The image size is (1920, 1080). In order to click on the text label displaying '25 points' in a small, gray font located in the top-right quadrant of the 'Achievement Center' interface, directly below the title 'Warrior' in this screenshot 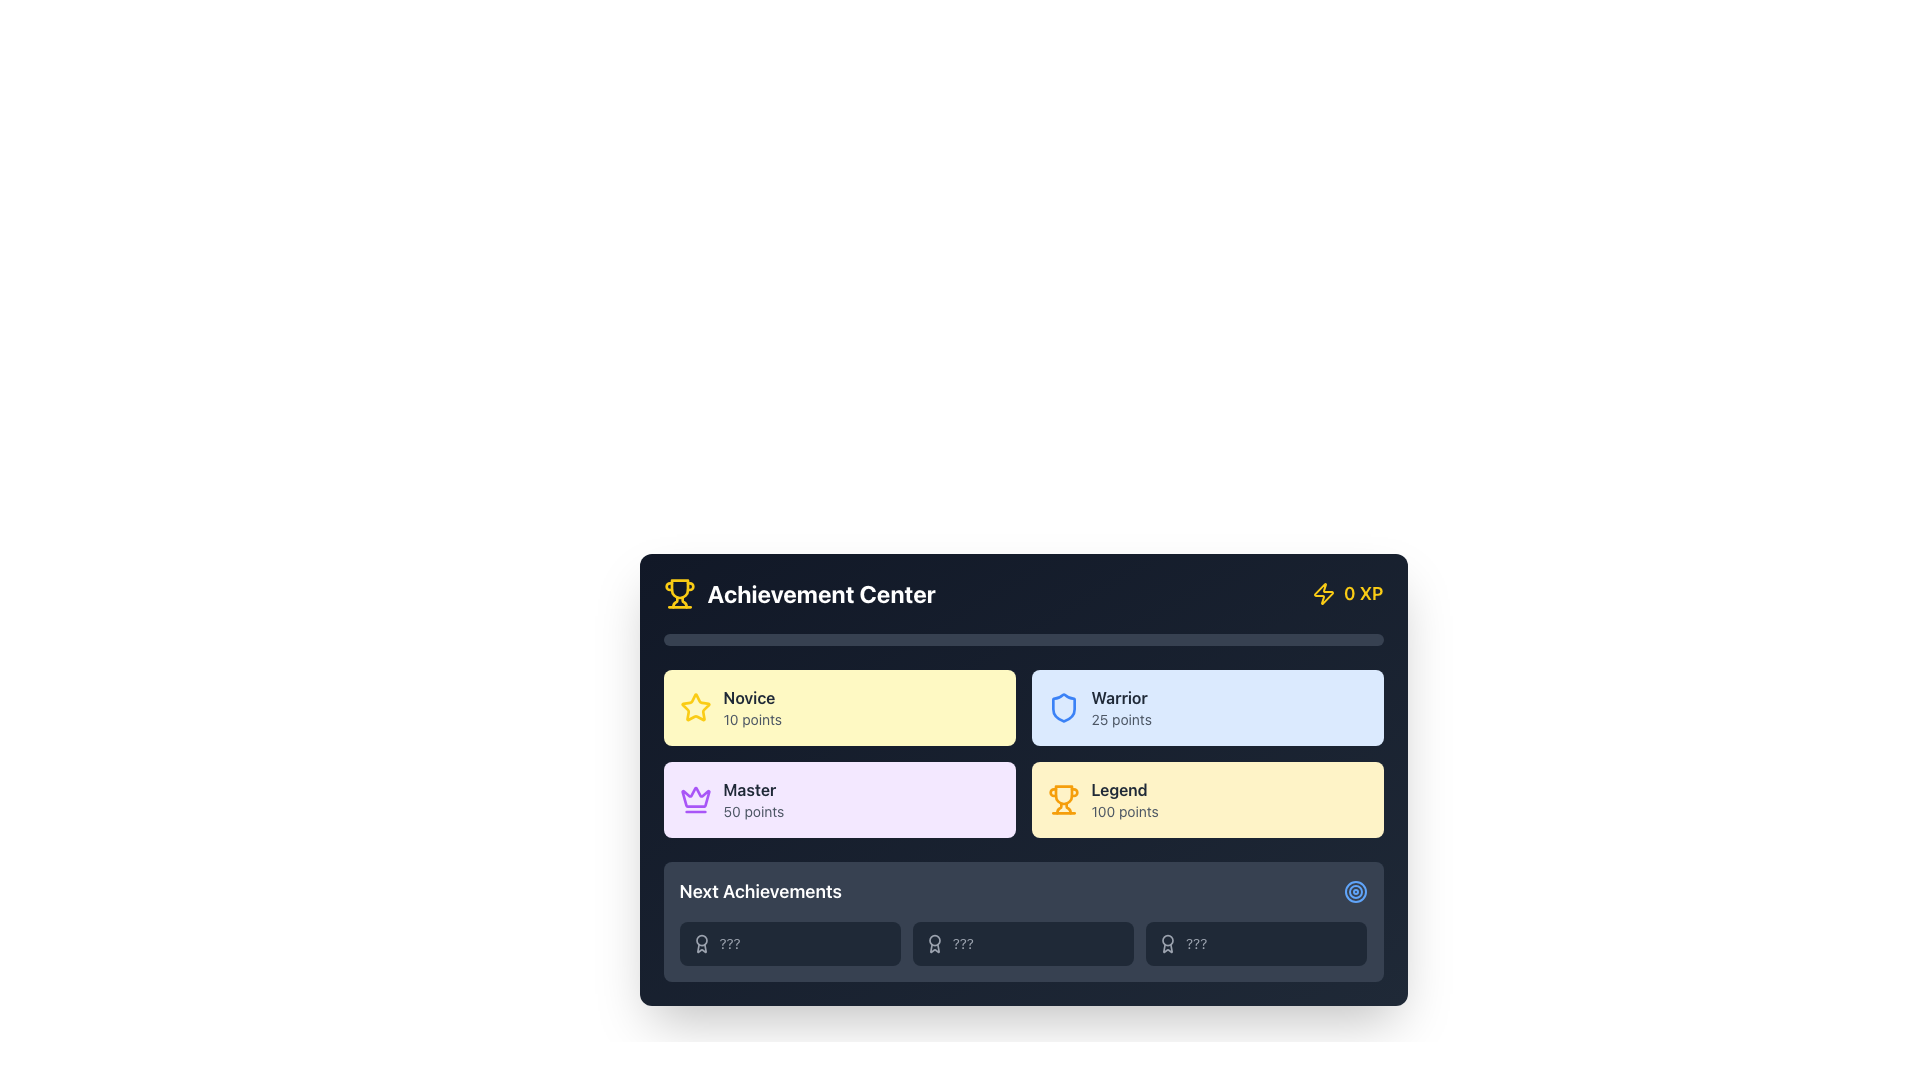, I will do `click(1121, 720)`.